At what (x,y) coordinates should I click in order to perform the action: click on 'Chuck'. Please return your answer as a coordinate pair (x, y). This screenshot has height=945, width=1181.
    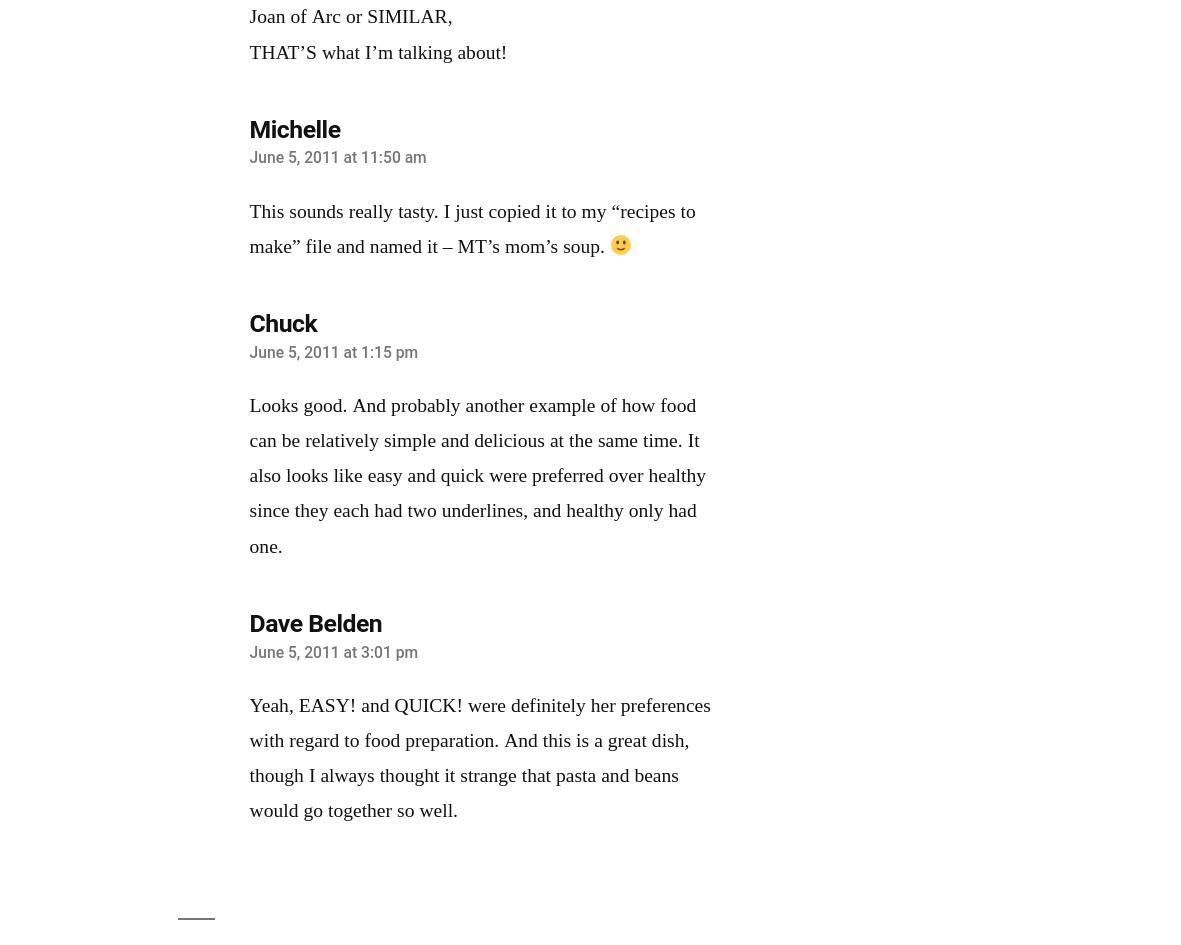
    Looking at the image, I should click on (281, 323).